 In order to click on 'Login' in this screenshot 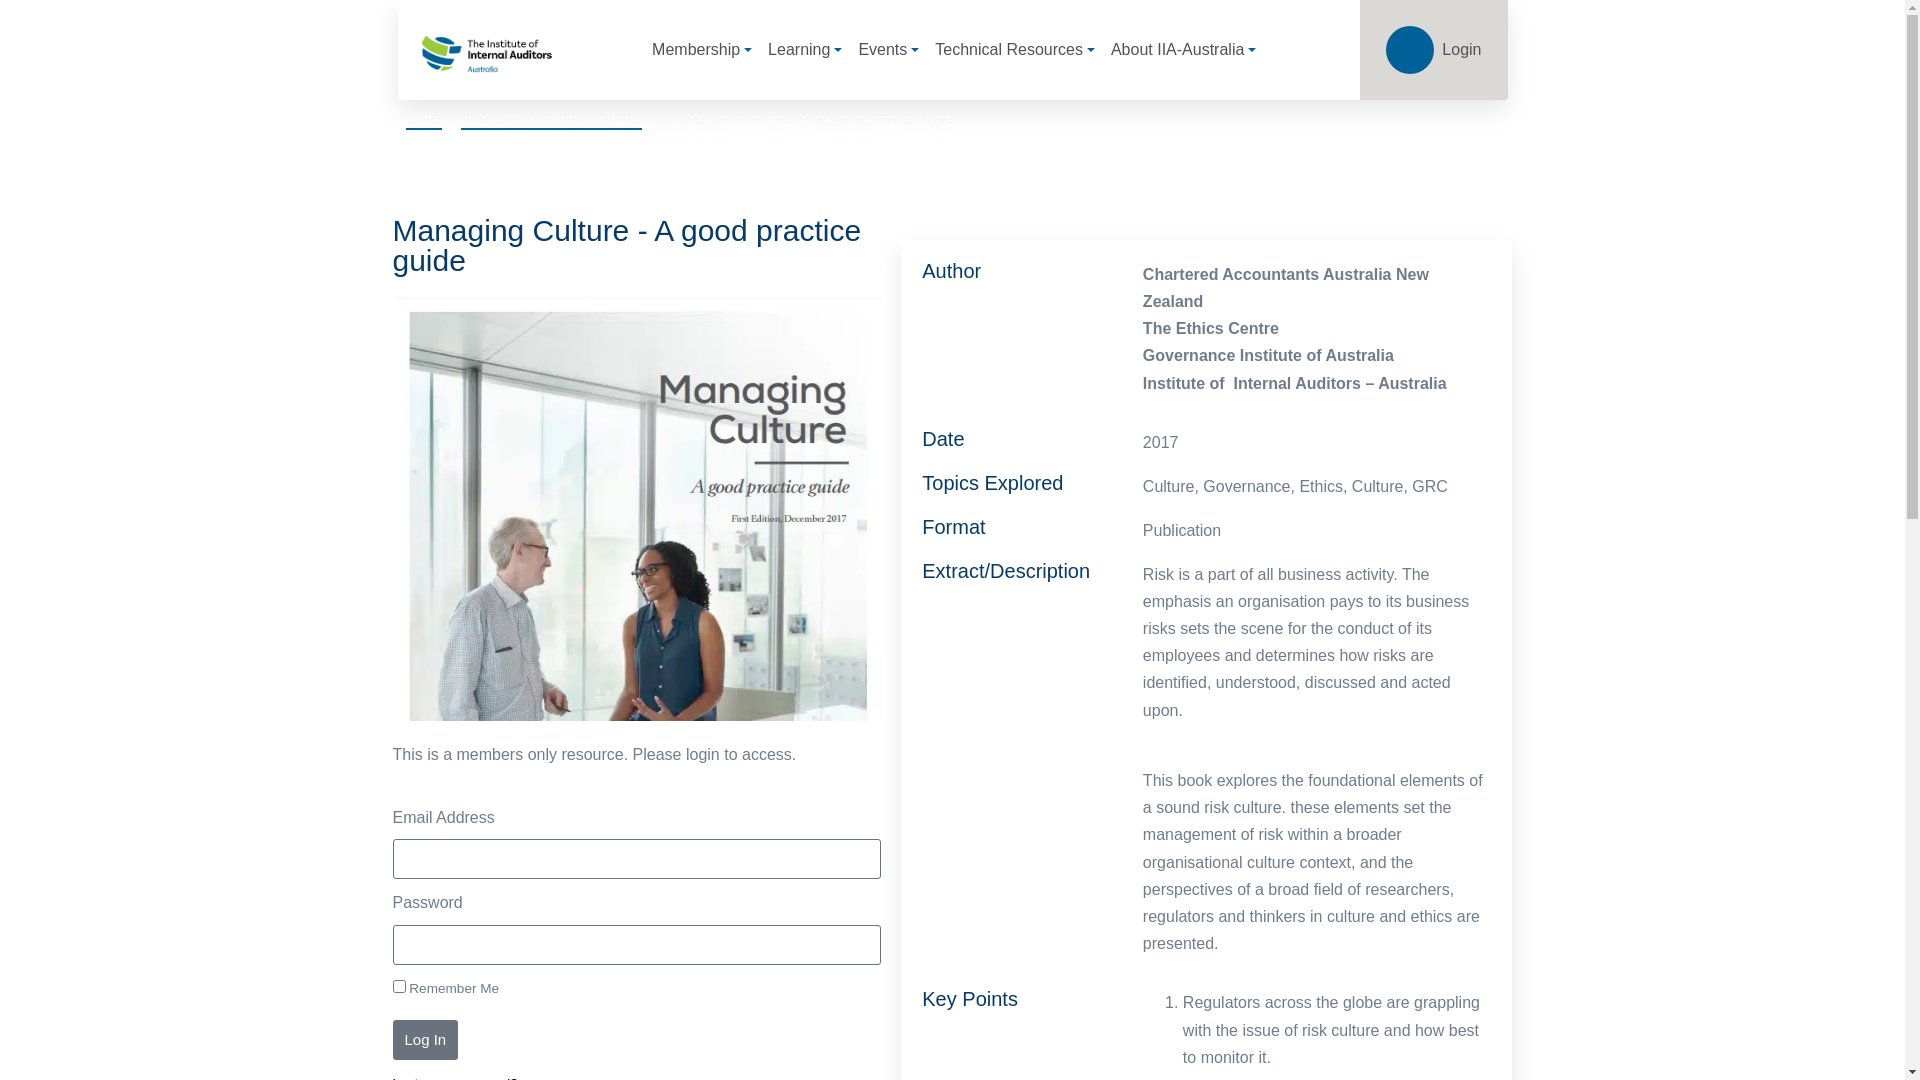, I will do `click(1432, 49)`.